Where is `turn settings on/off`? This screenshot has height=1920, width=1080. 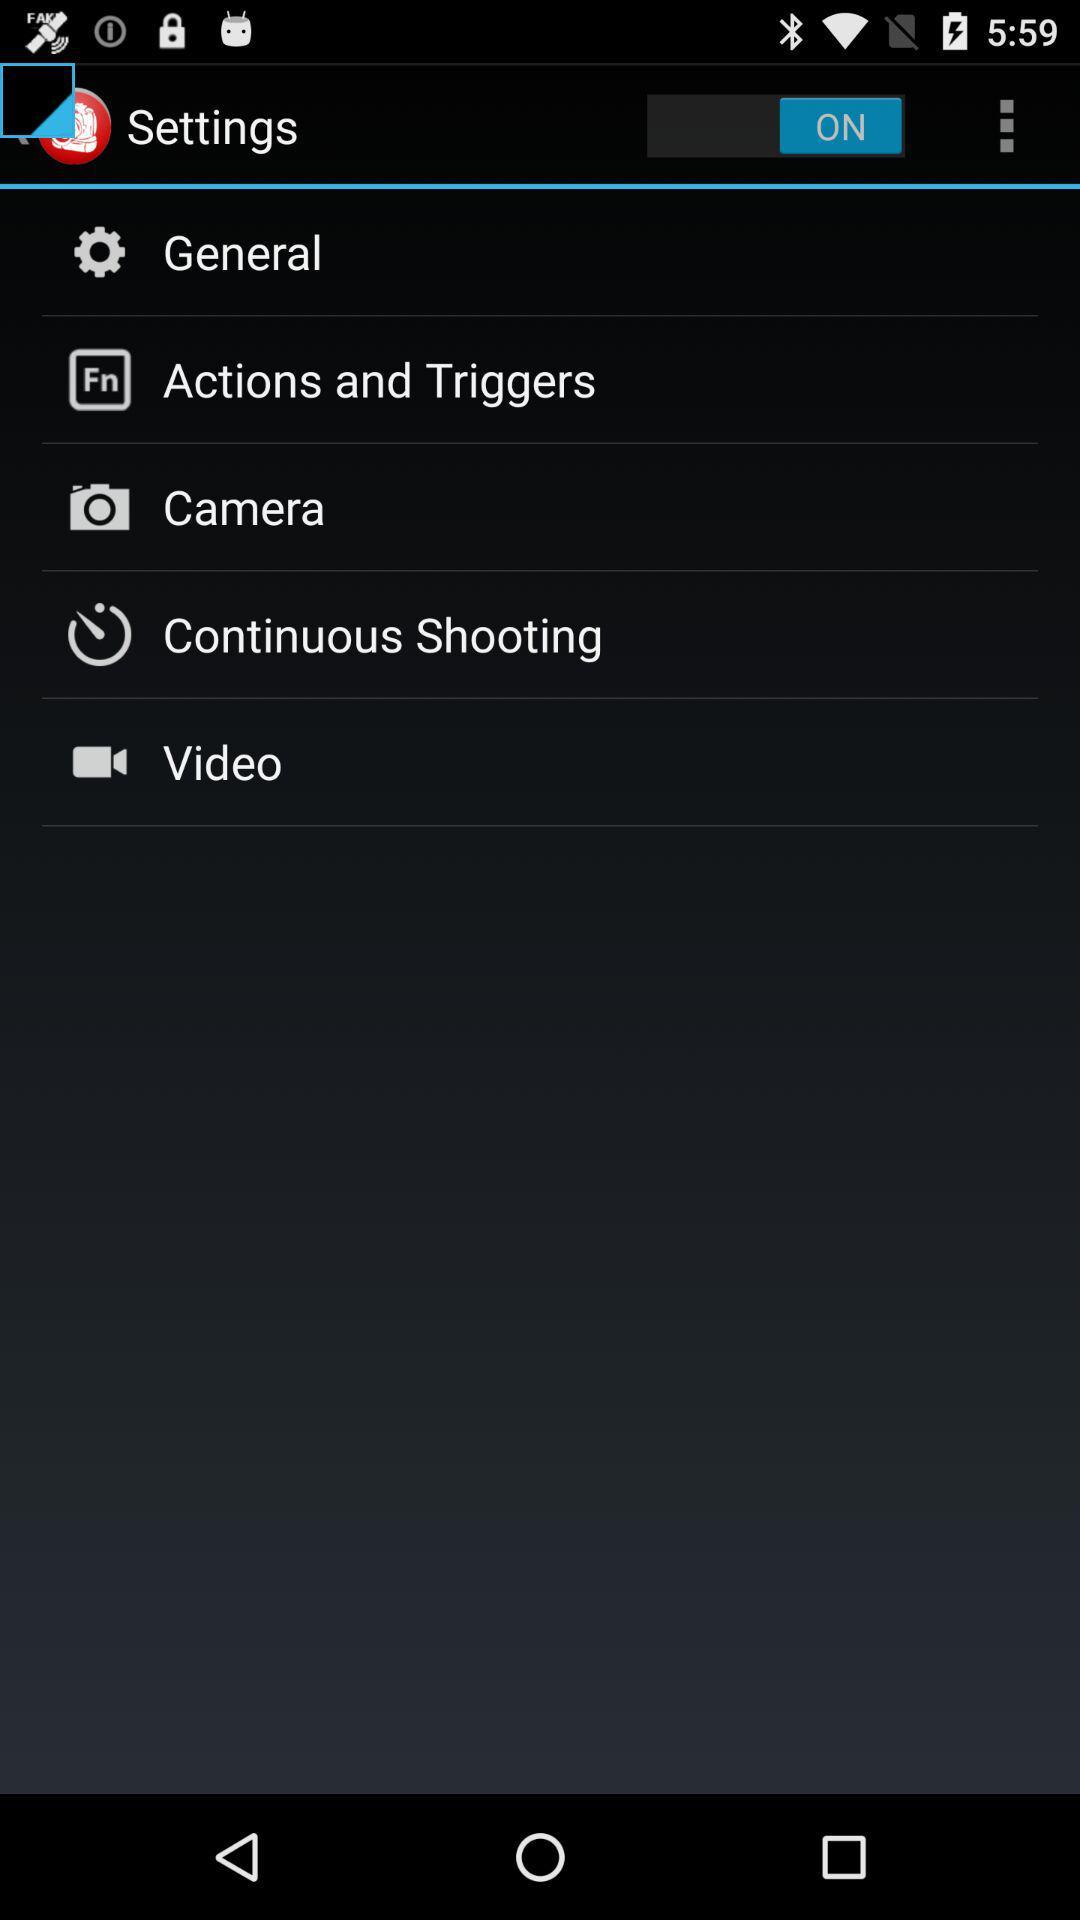 turn settings on/off is located at coordinates (775, 124).